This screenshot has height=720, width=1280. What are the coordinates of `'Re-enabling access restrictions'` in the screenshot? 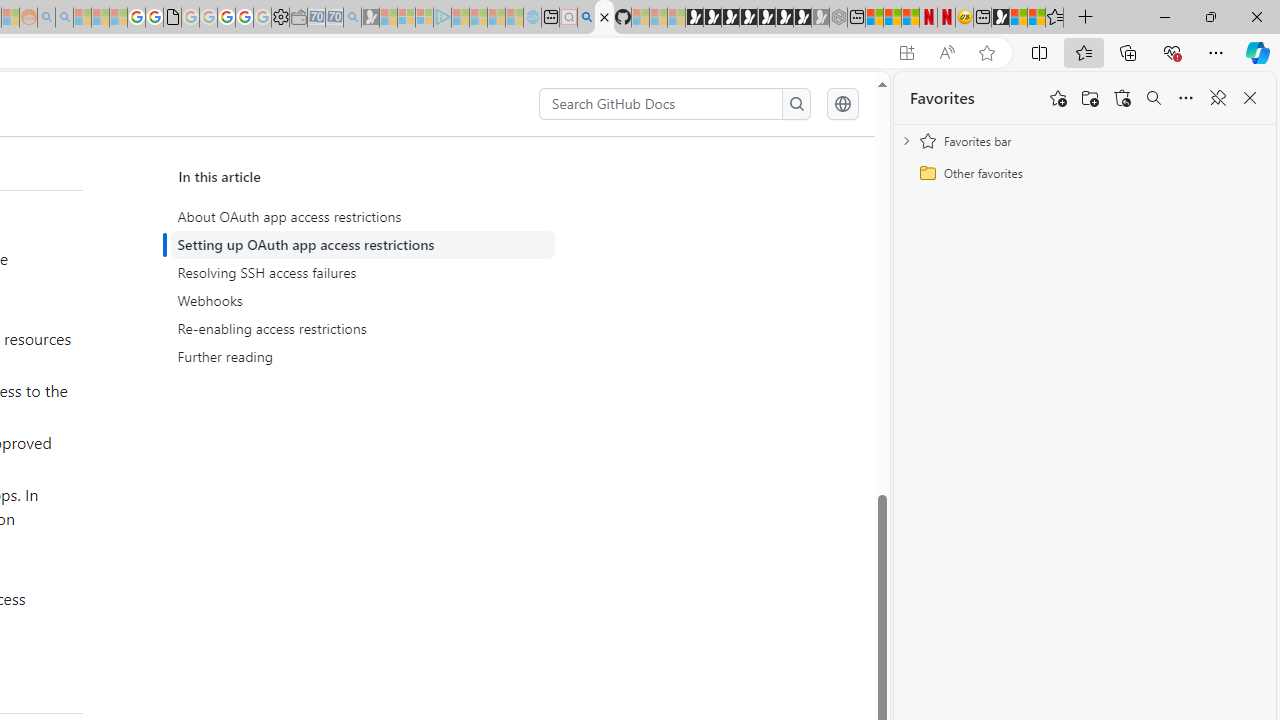 It's located at (362, 328).